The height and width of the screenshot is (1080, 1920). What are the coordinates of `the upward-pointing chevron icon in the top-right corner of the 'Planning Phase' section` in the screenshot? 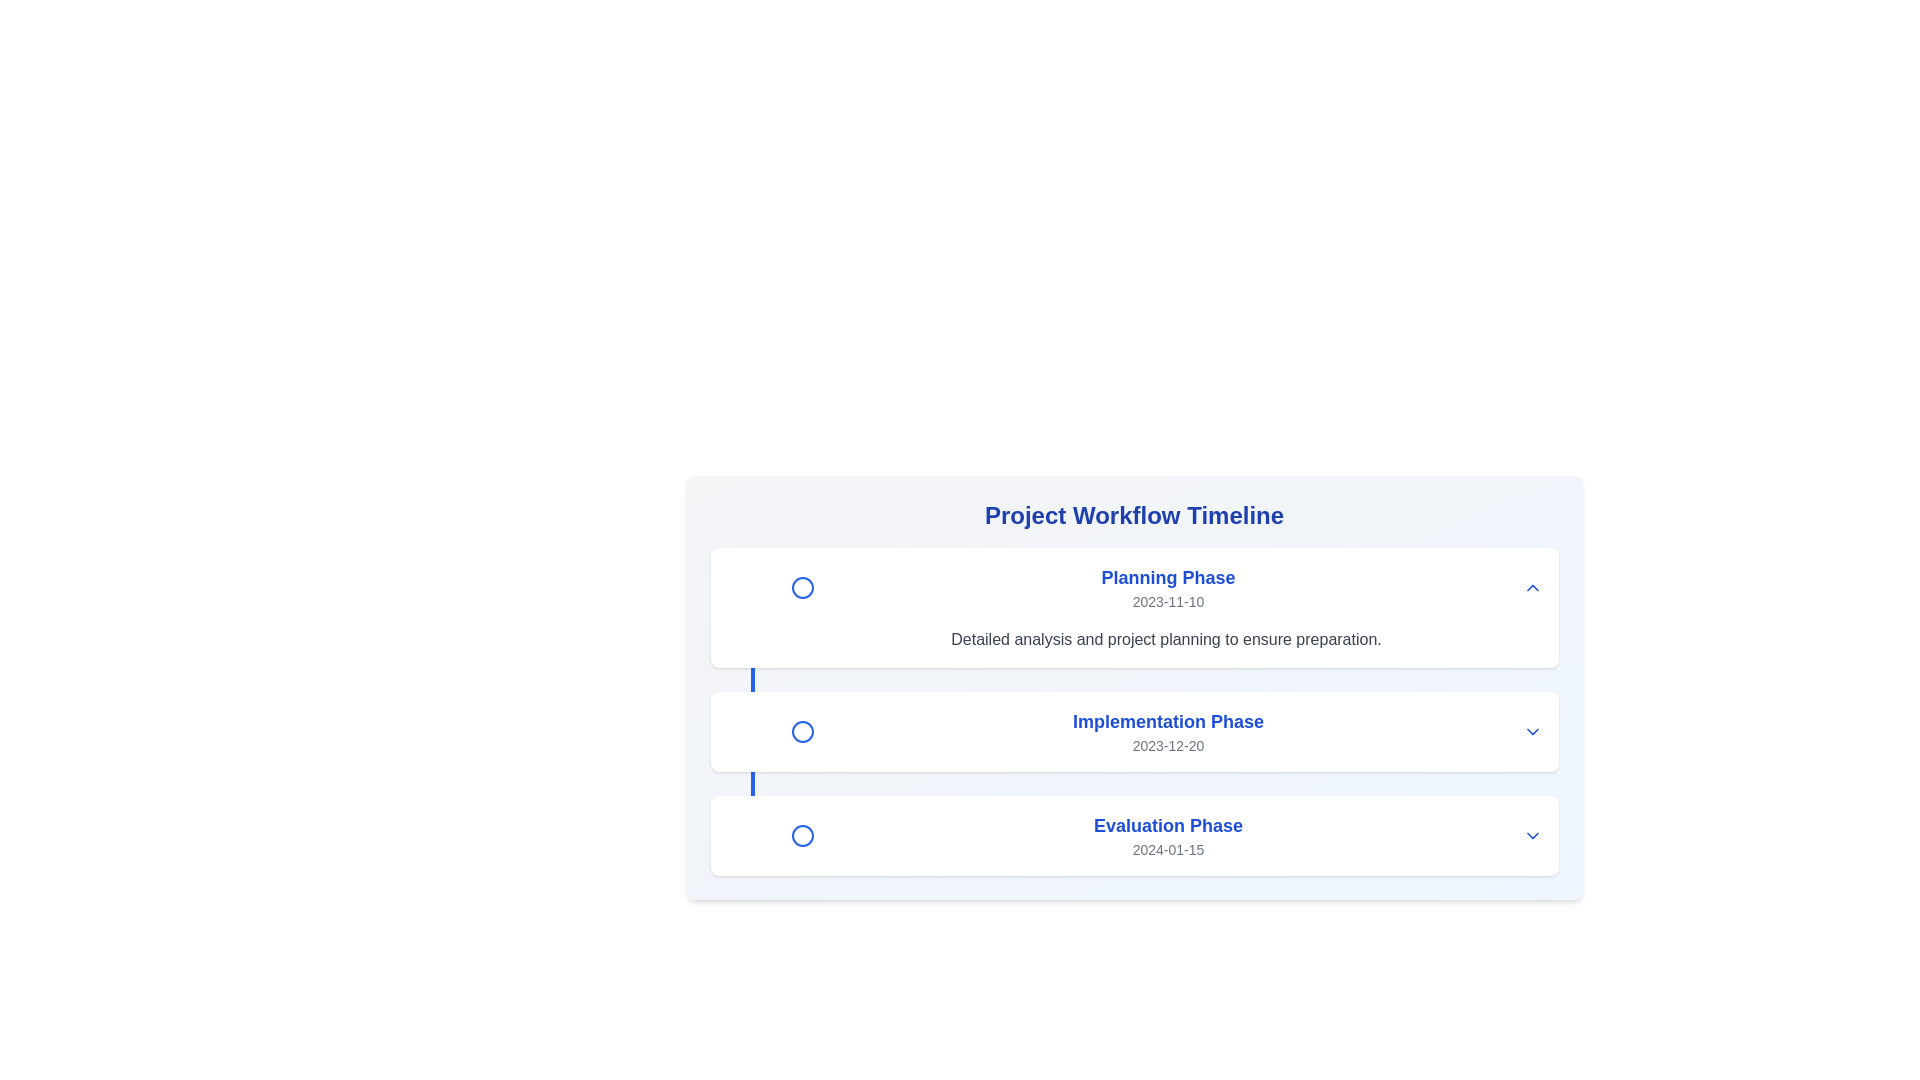 It's located at (1531, 586).